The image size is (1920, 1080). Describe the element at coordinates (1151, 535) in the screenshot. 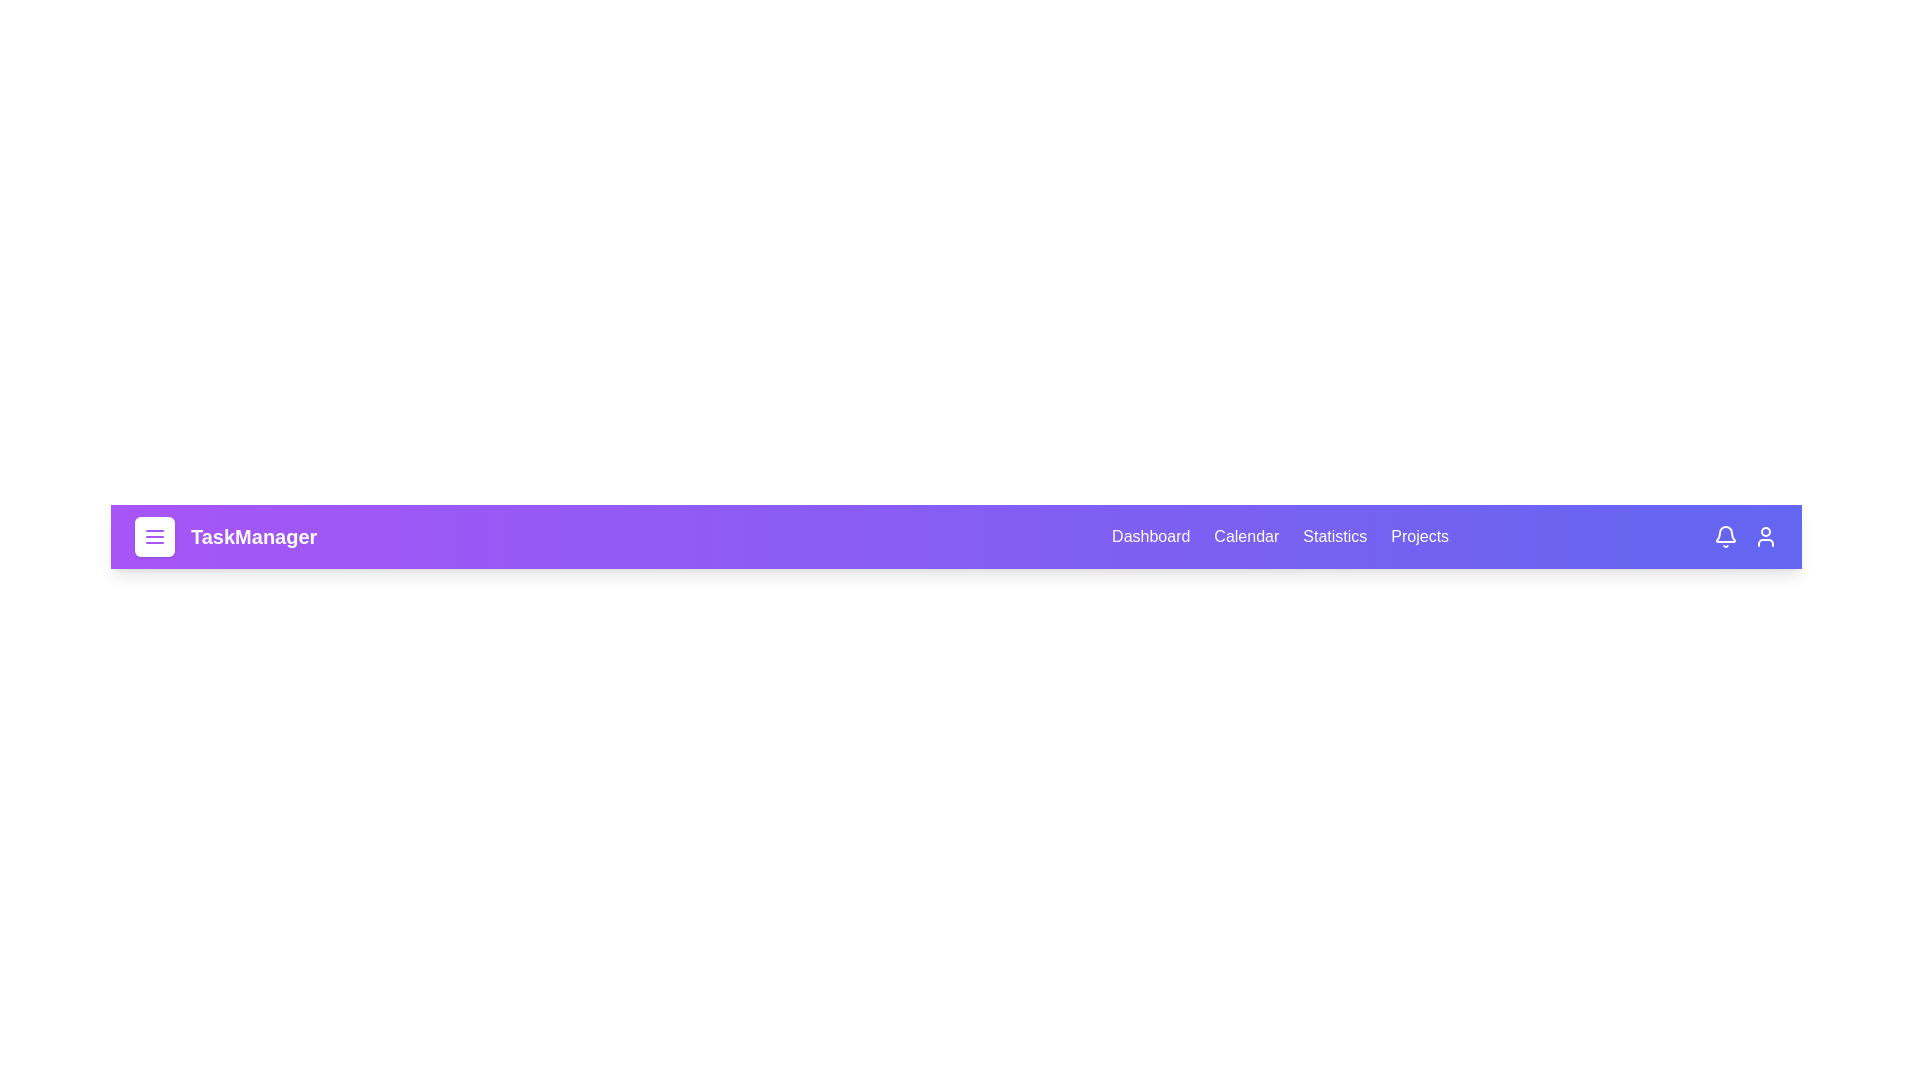

I see `the Dashboard tab to navigate to the respective section` at that location.